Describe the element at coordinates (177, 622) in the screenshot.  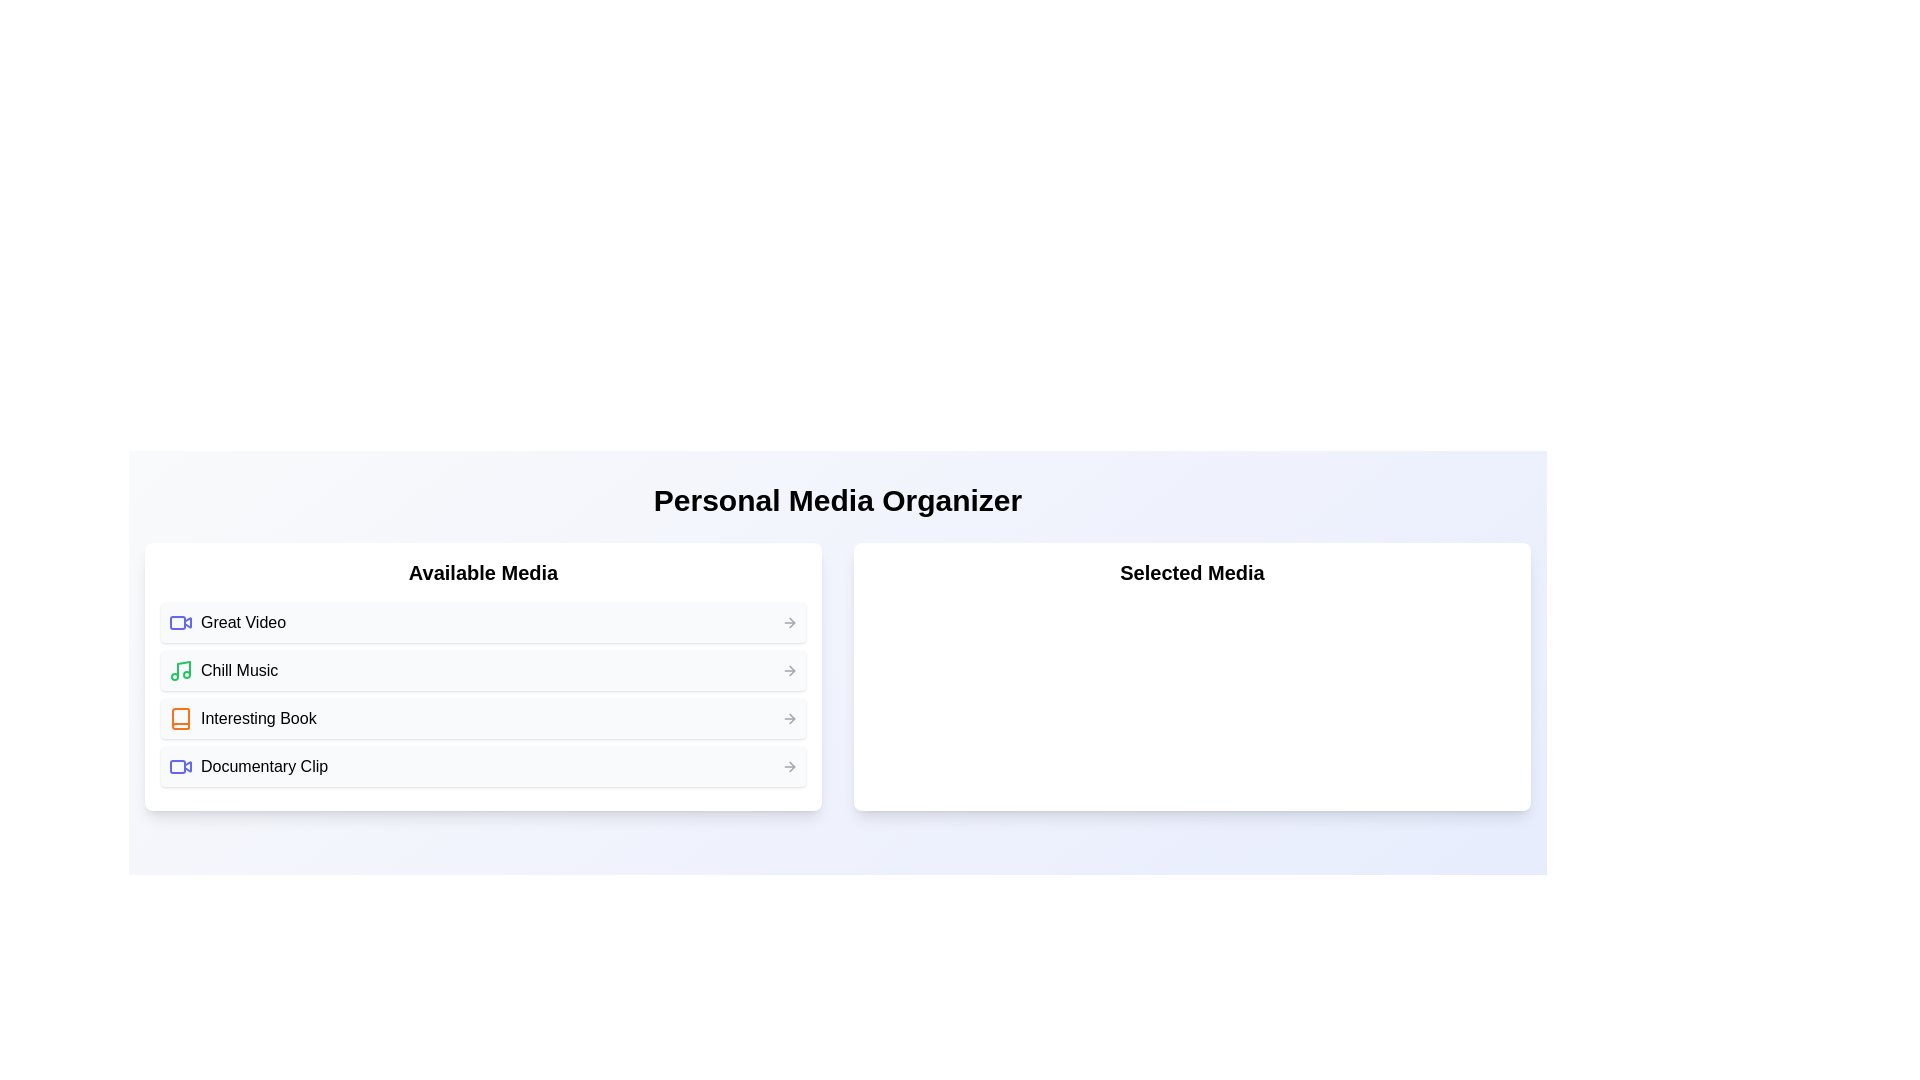
I see `the video media icon indicator located to the left of the text 'Great Video' to observe the associated tooltip or label` at that location.